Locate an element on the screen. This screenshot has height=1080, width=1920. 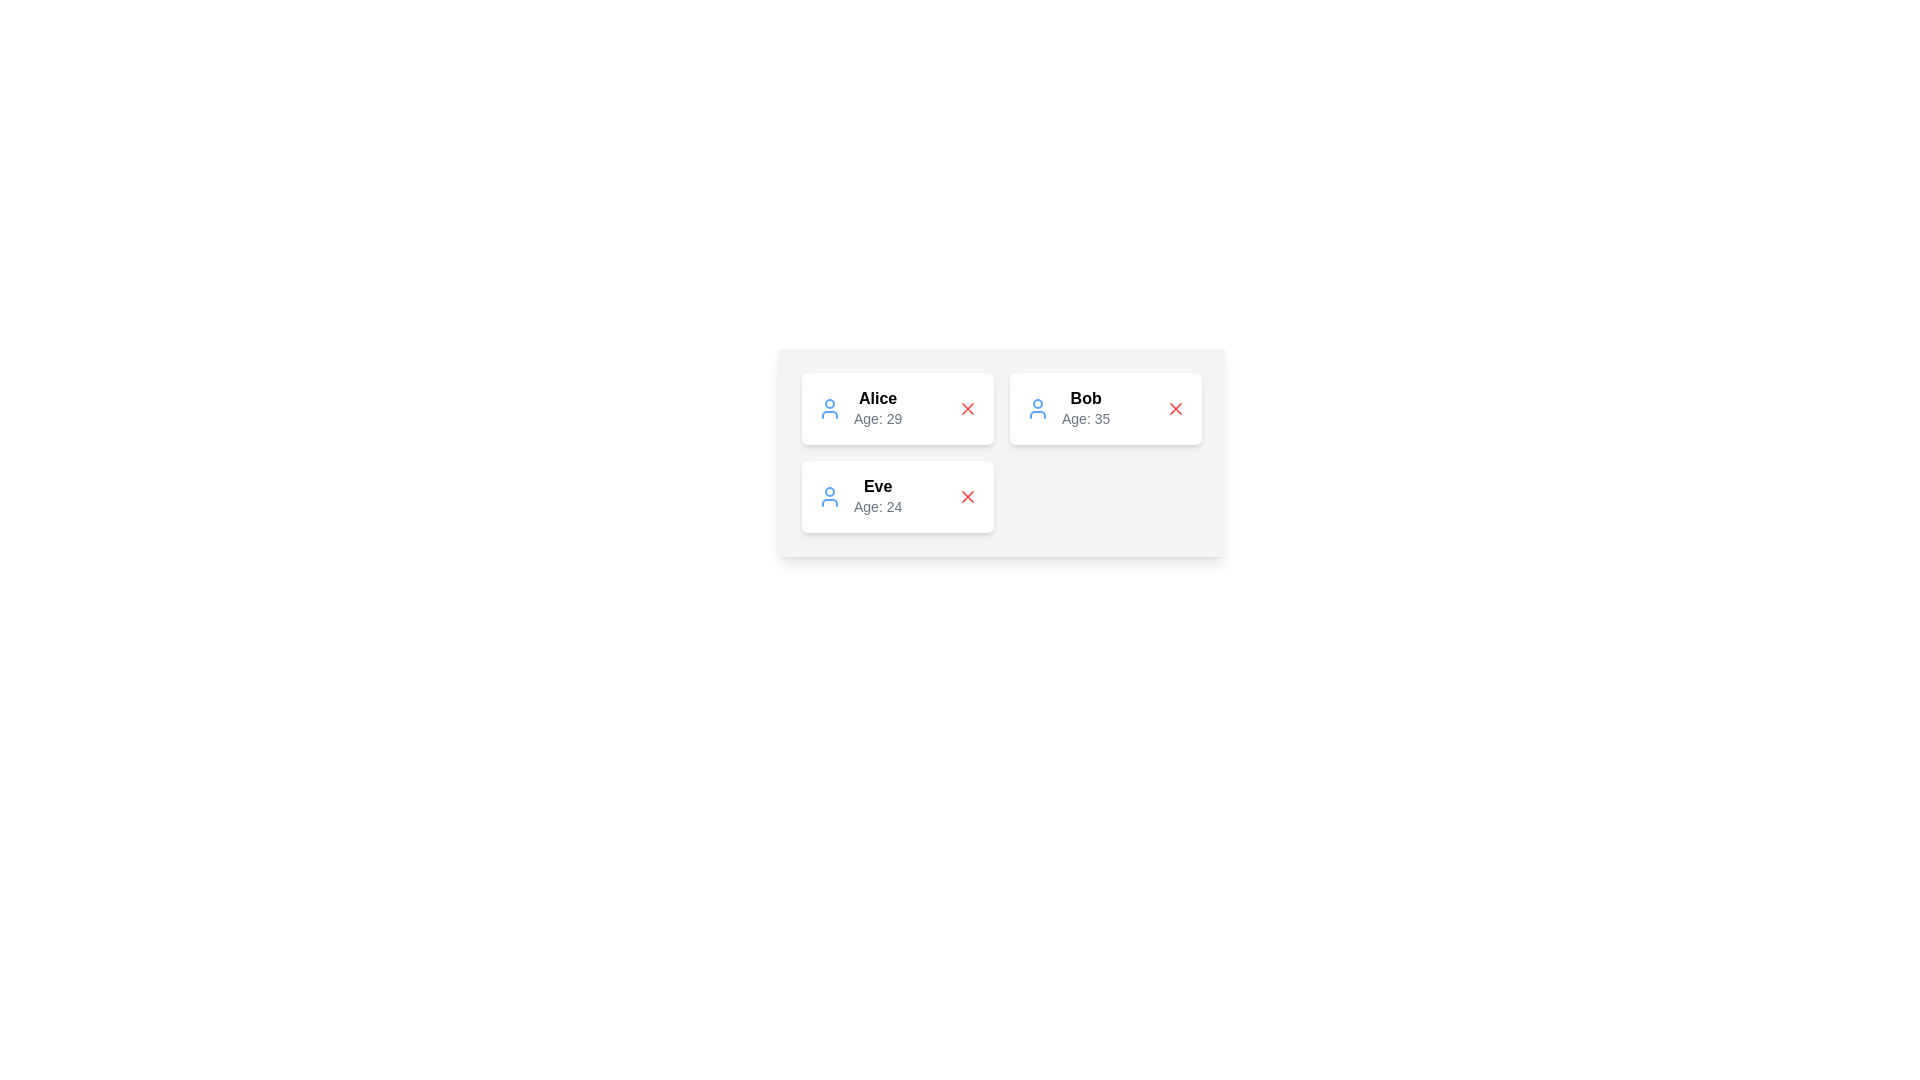
close button for the user Alice is located at coordinates (968, 407).